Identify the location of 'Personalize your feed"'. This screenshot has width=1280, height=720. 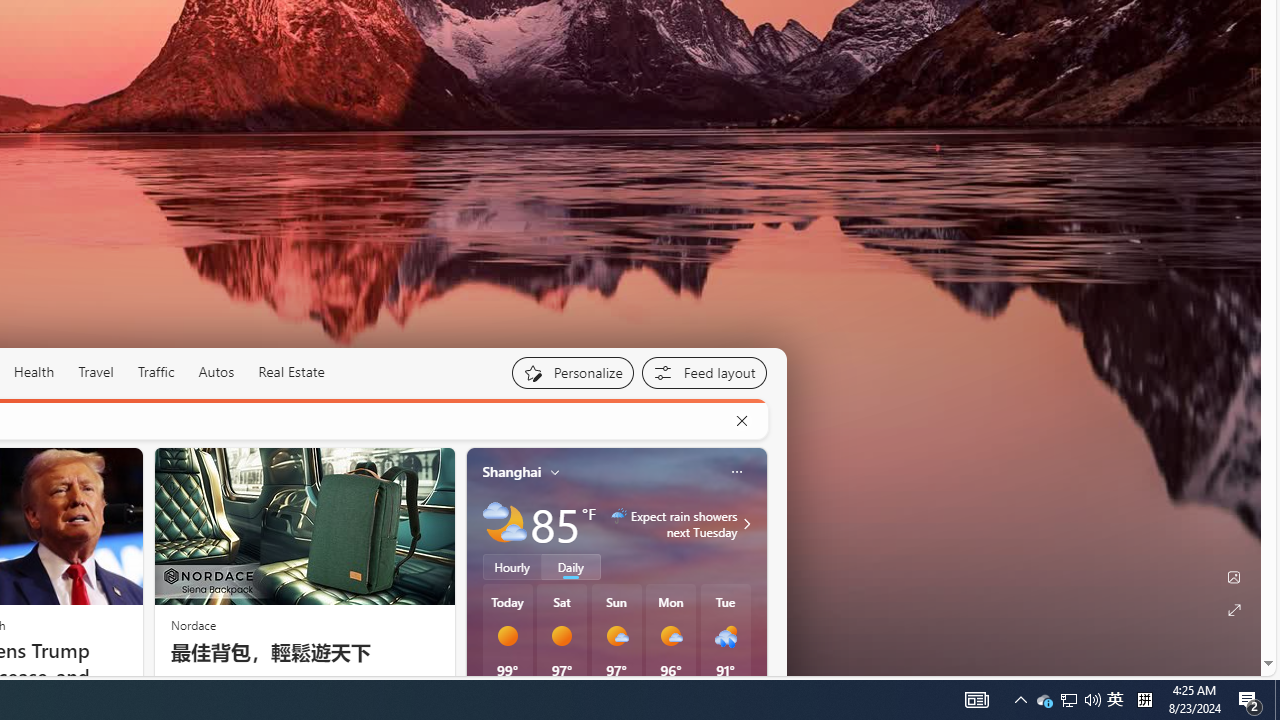
(571, 372).